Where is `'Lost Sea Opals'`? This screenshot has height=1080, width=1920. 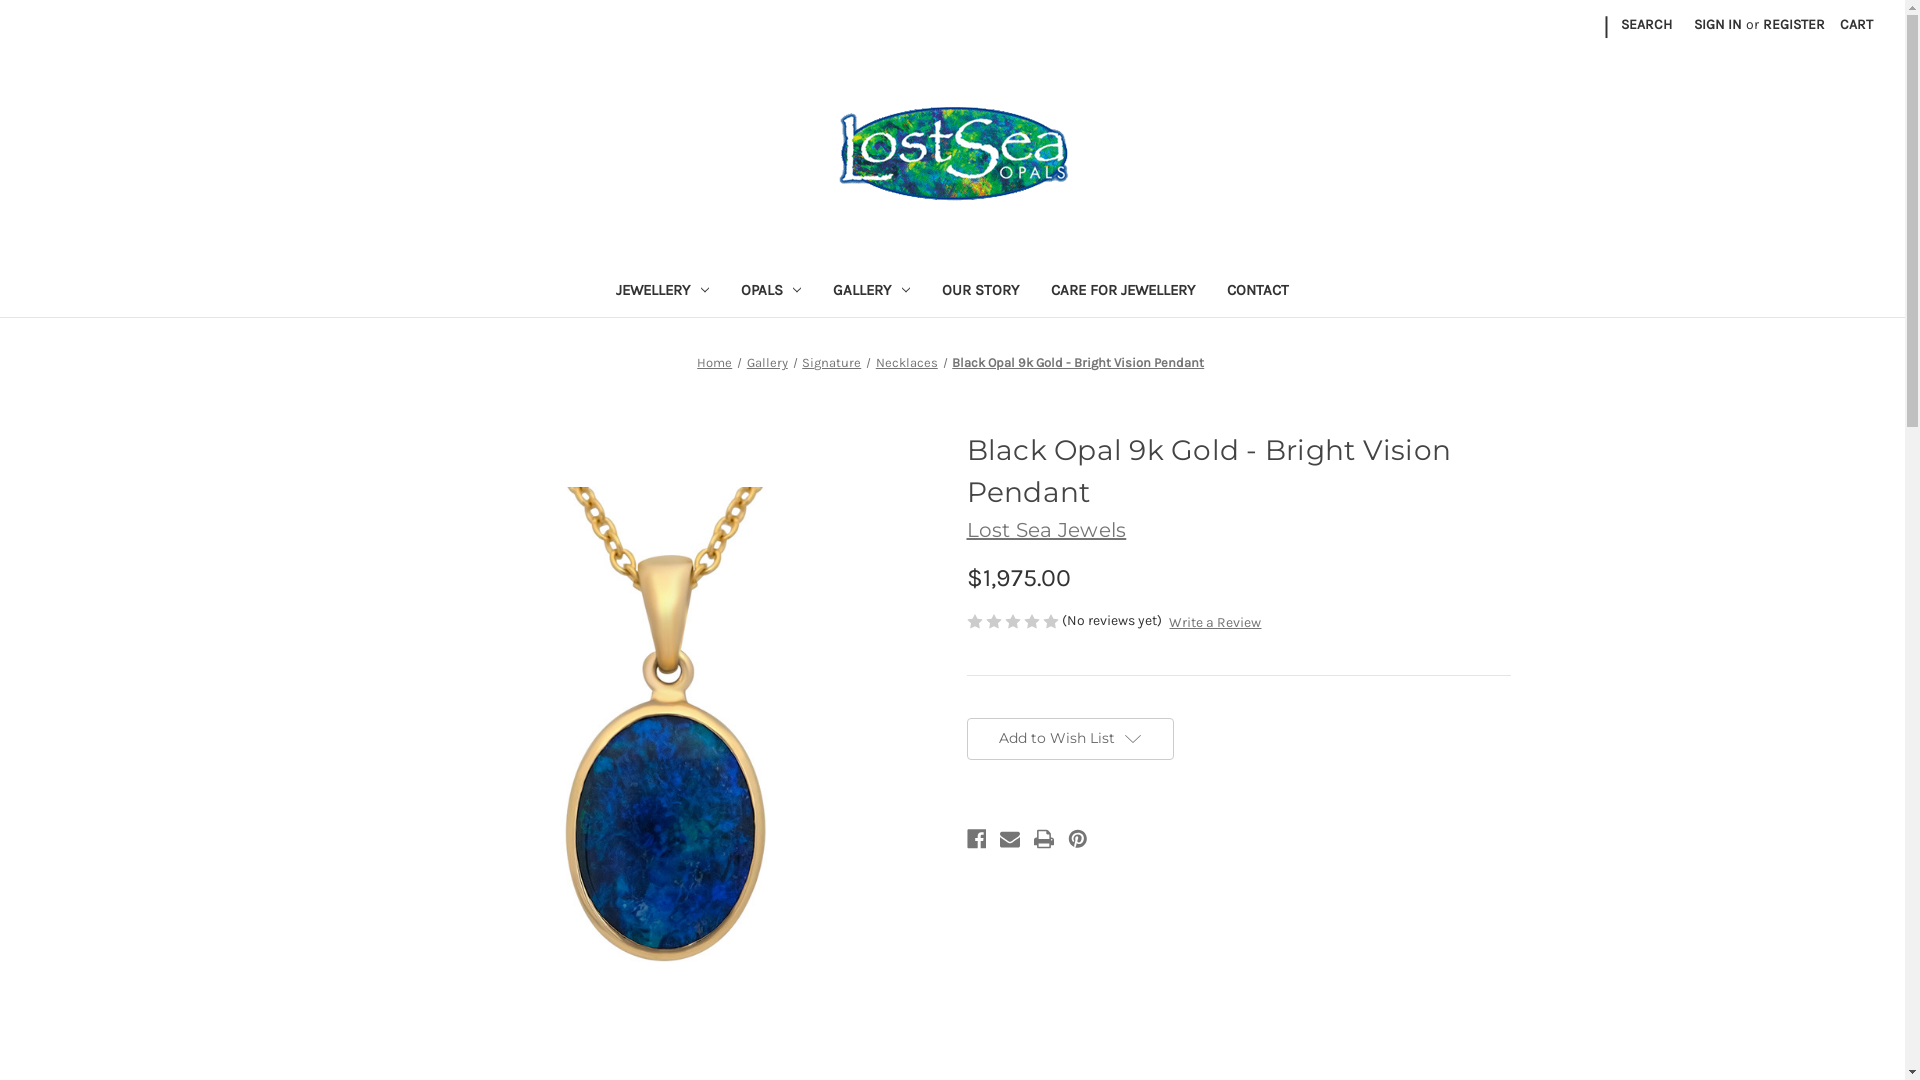
'Lost Sea Opals' is located at coordinates (950, 153).